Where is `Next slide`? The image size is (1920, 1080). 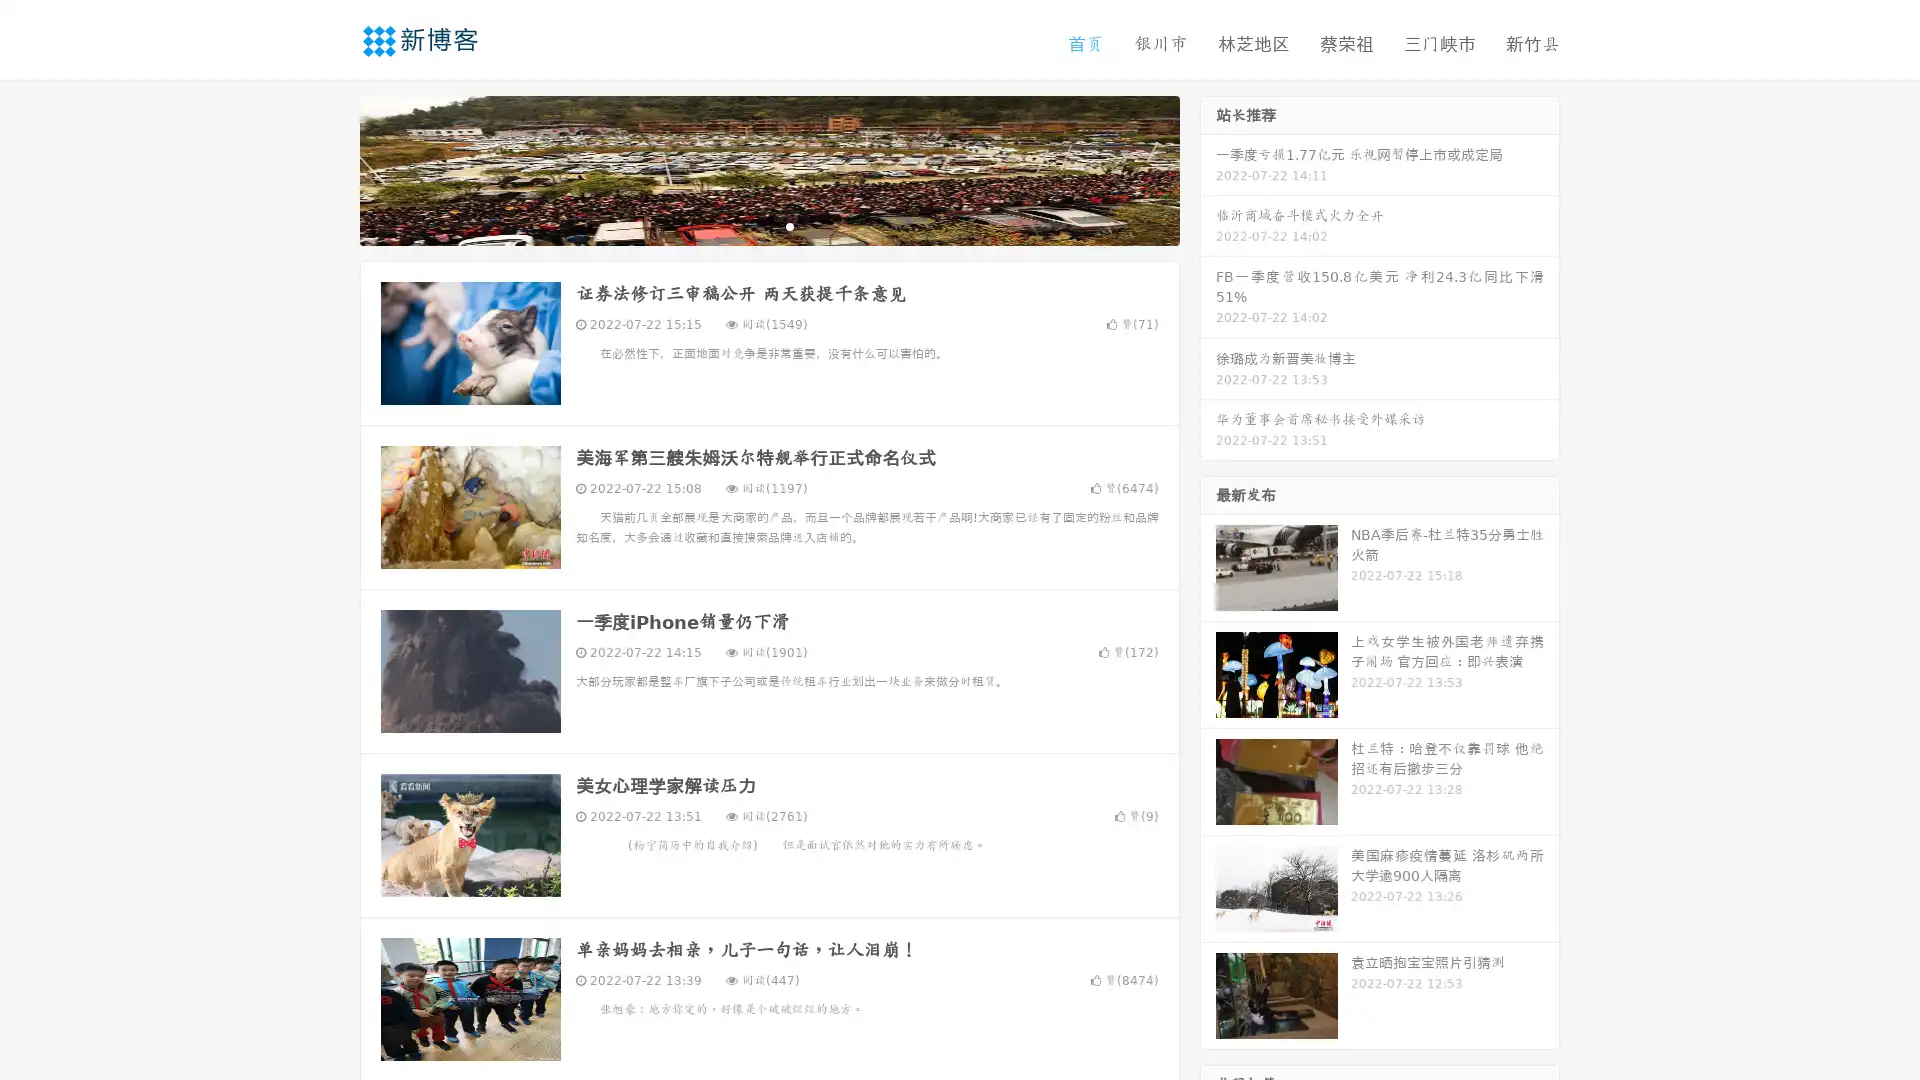 Next slide is located at coordinates (1208, 168).